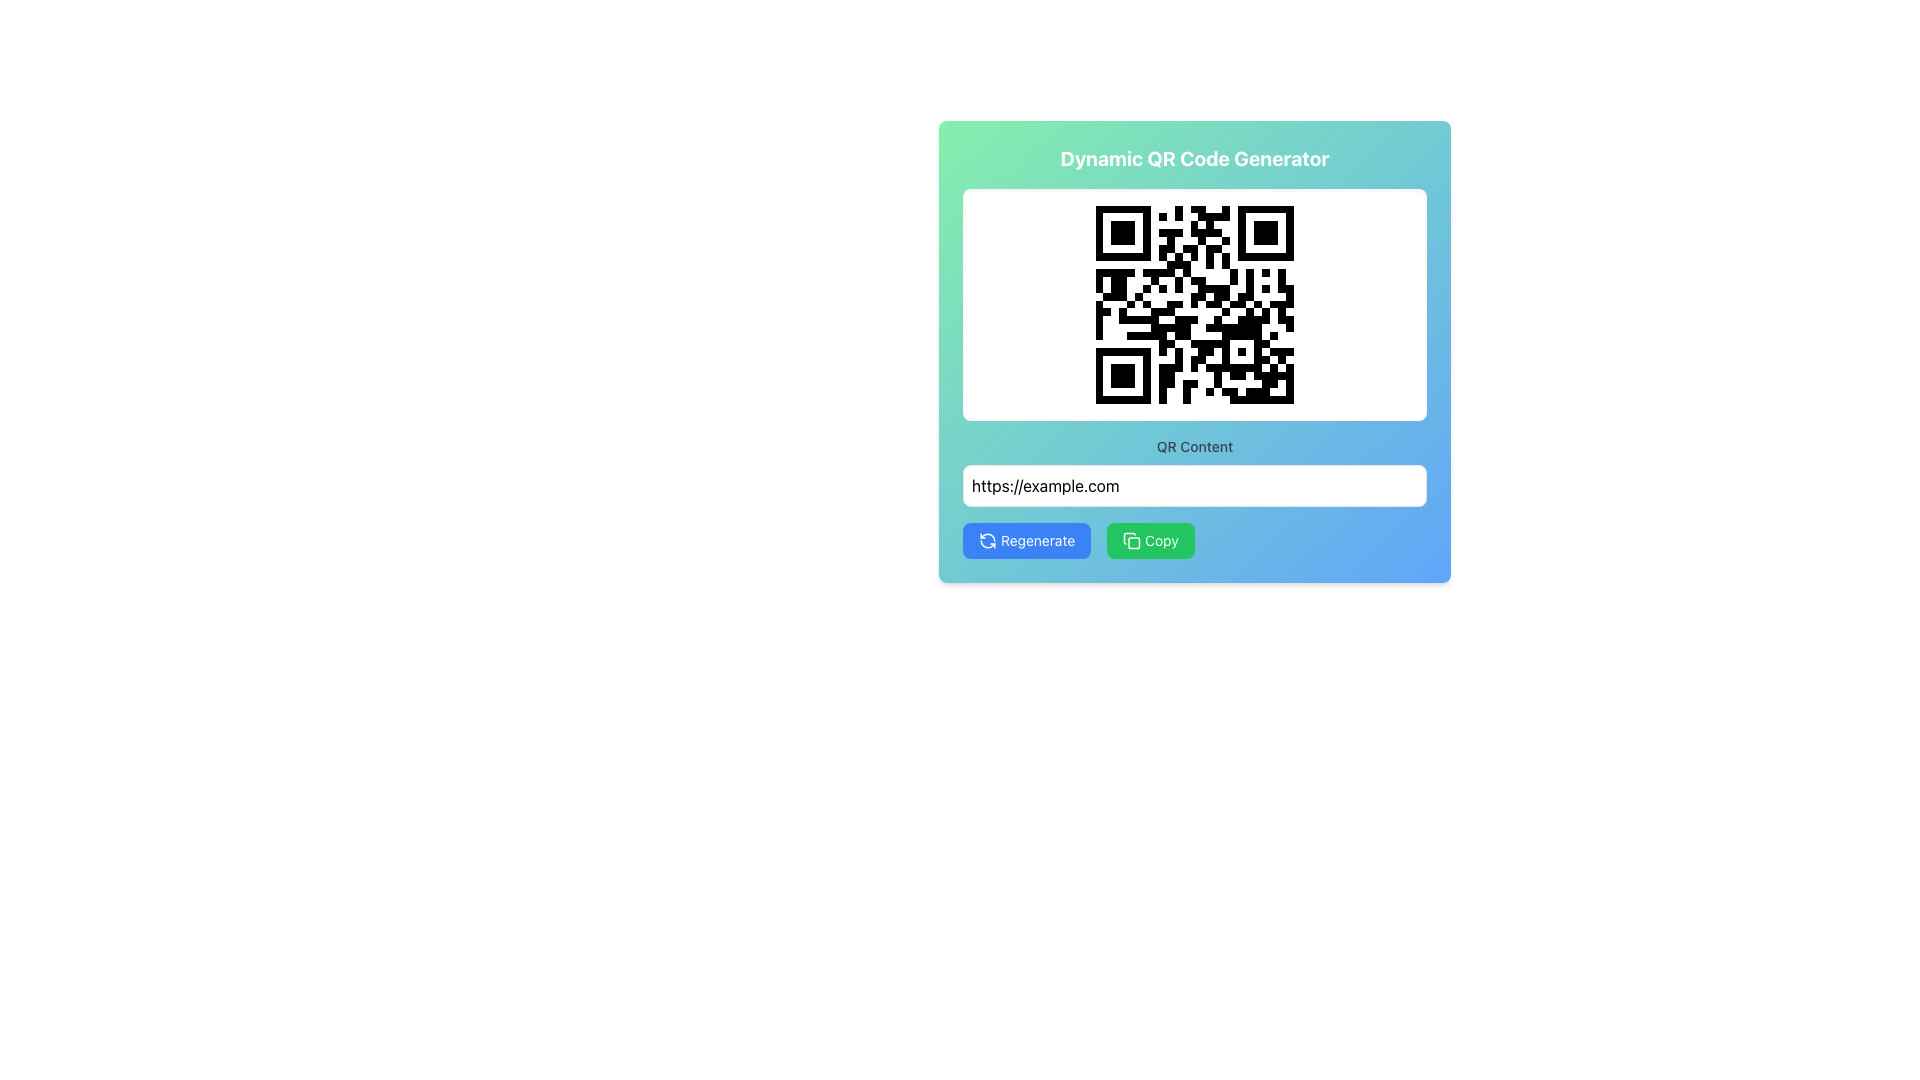 Image resolution: width=1920 pixels, height=1080 pixels. What do you see at coordinates (1151, 540) in the screenshot?
I see `the copy button located at the bottom-right section of the card interface for keyboard navigation` at bounding box center [1151, 540].